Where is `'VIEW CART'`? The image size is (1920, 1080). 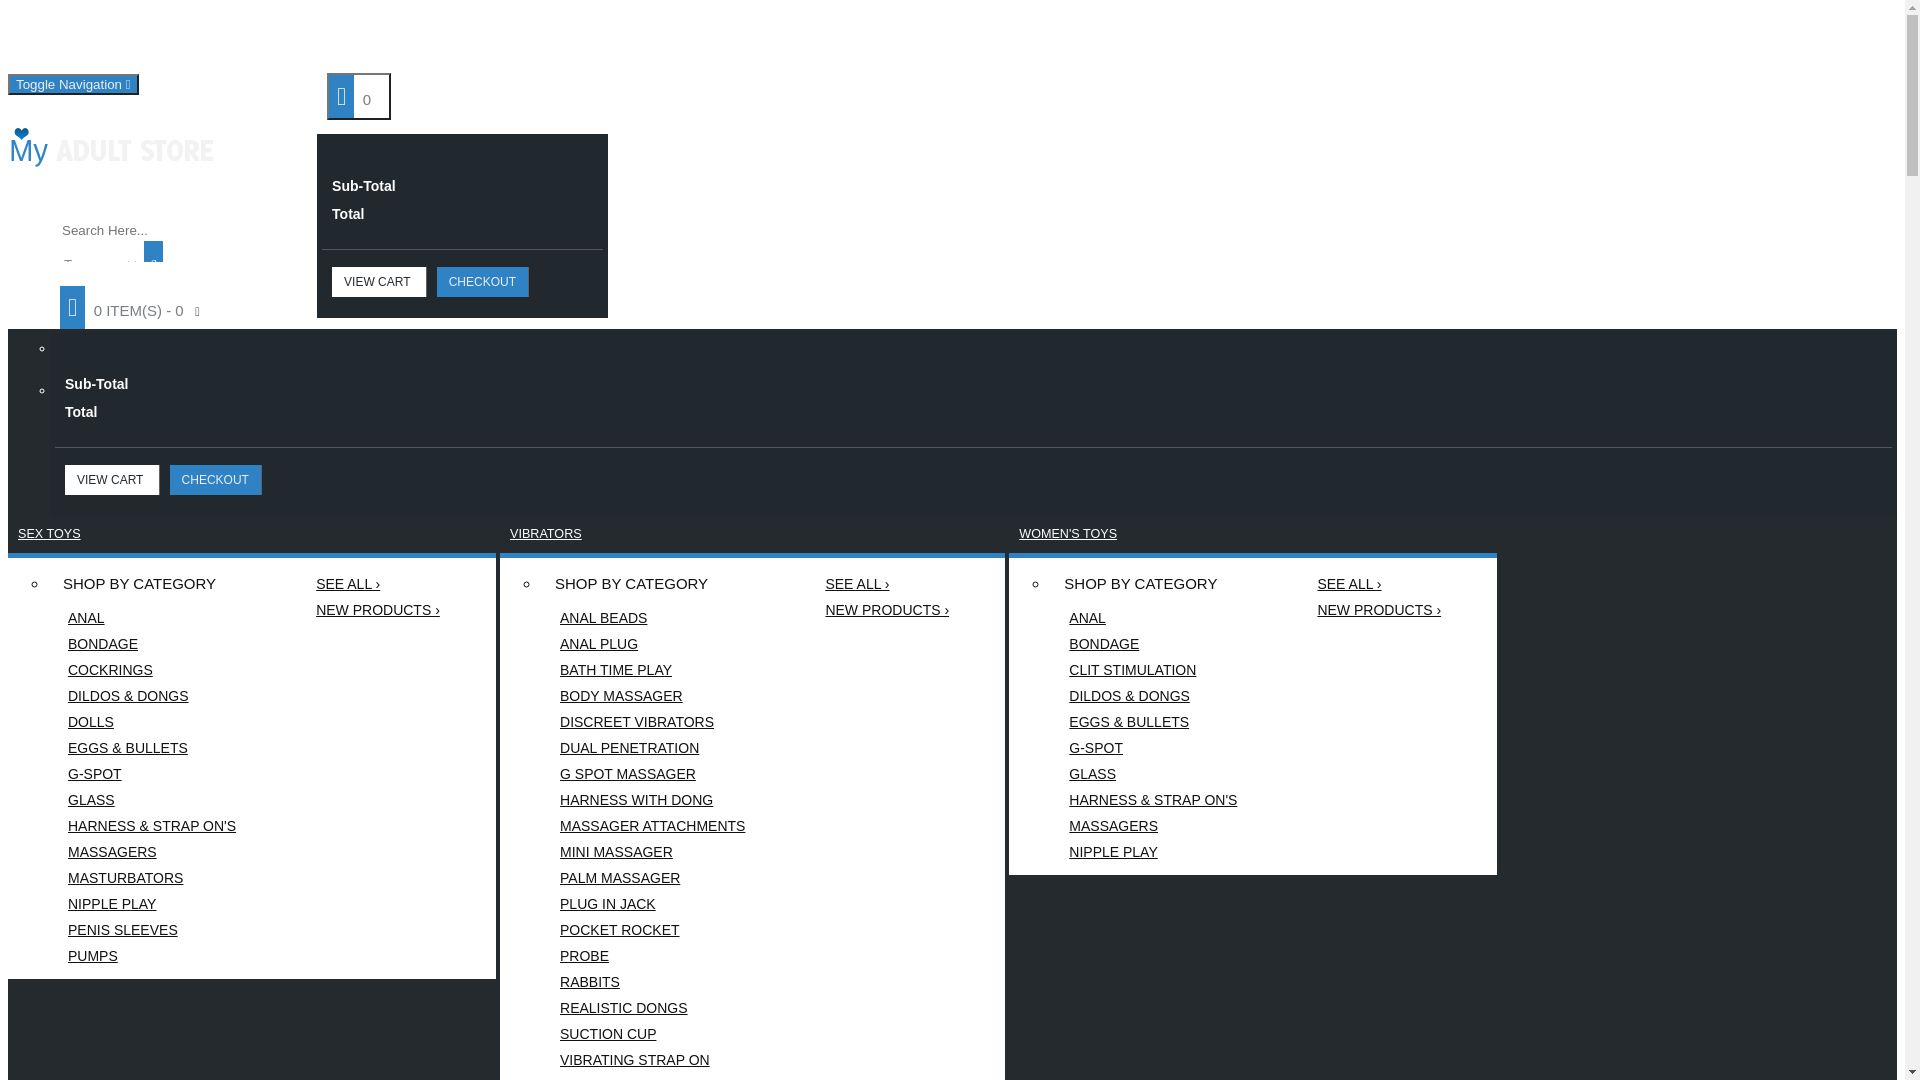 'VIEW CART' is located at coordinates (379, 281).